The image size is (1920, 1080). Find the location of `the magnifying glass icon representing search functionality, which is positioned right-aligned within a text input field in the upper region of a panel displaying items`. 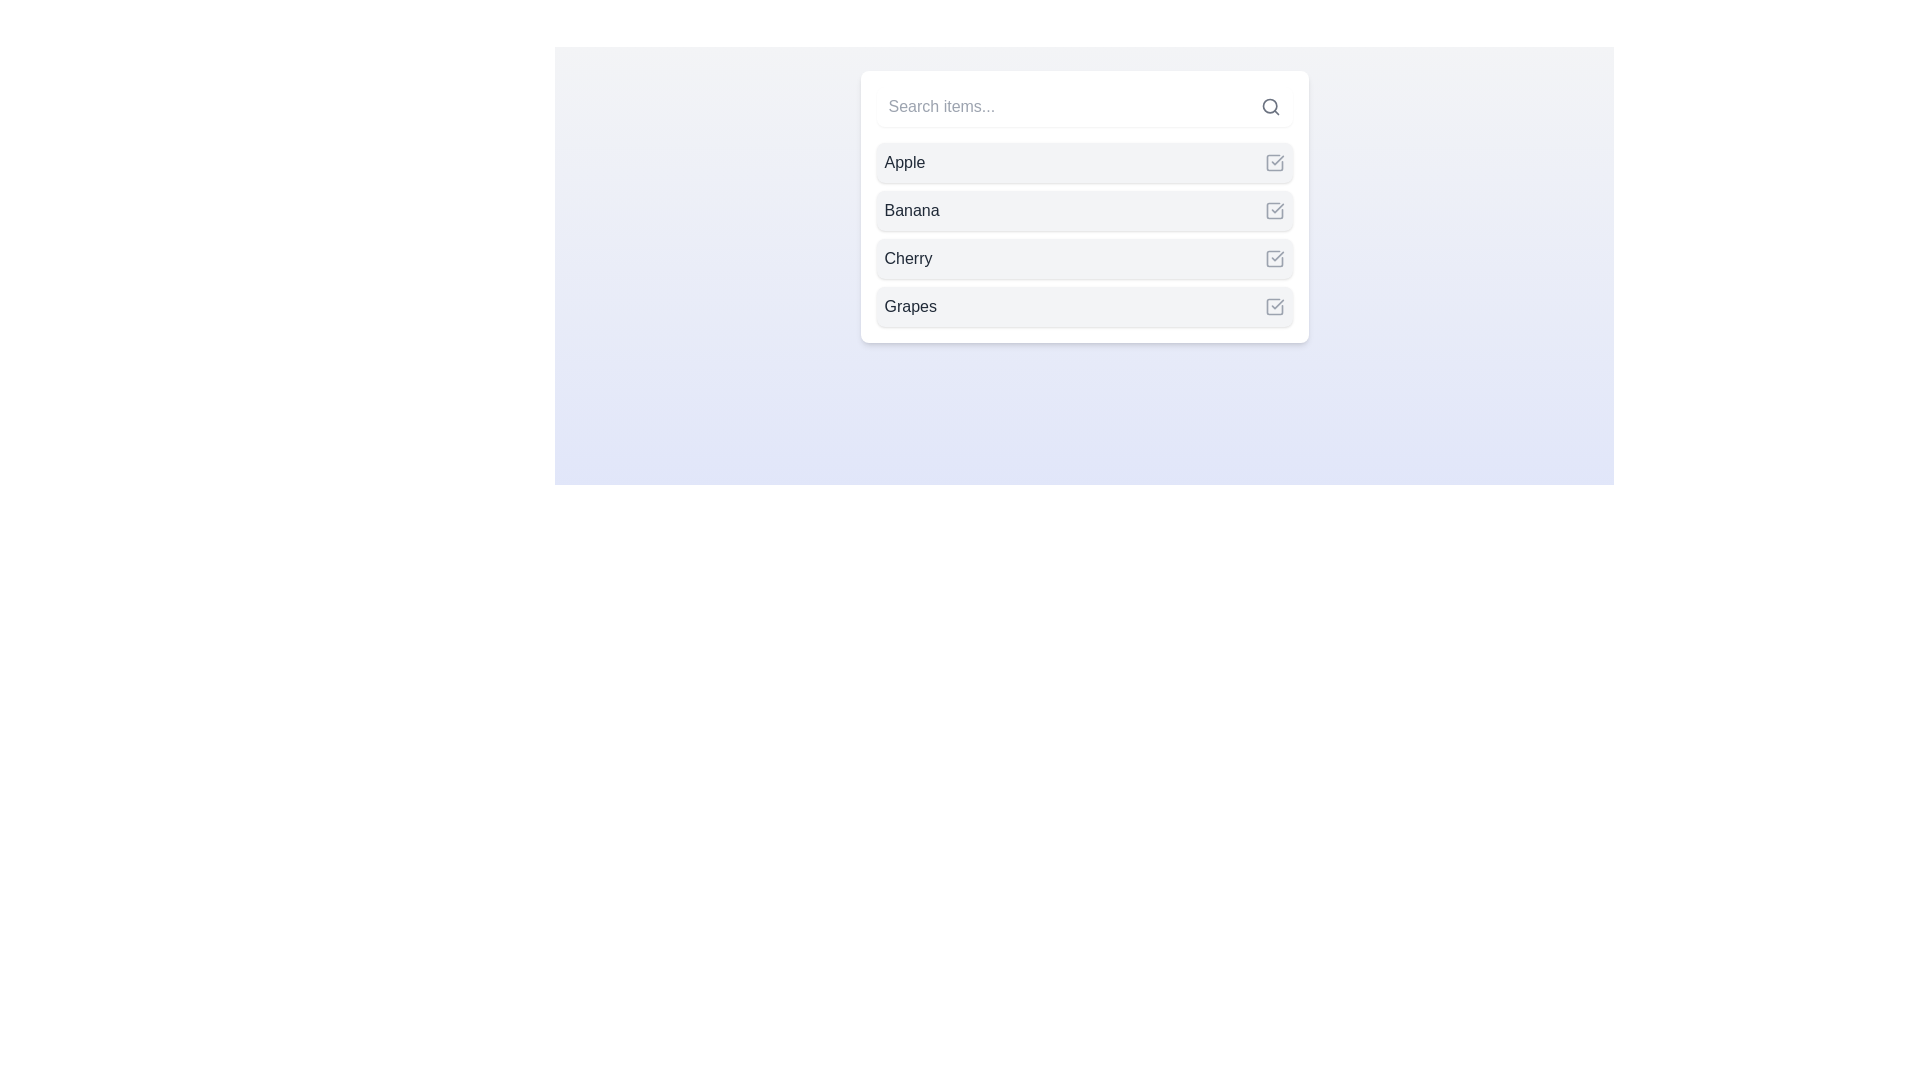

the magnifying glass icon representing search functionality, which is positioned right-aligned within a text input field in the upper region of a panel displaying items is located at coordinates (1269, 107).